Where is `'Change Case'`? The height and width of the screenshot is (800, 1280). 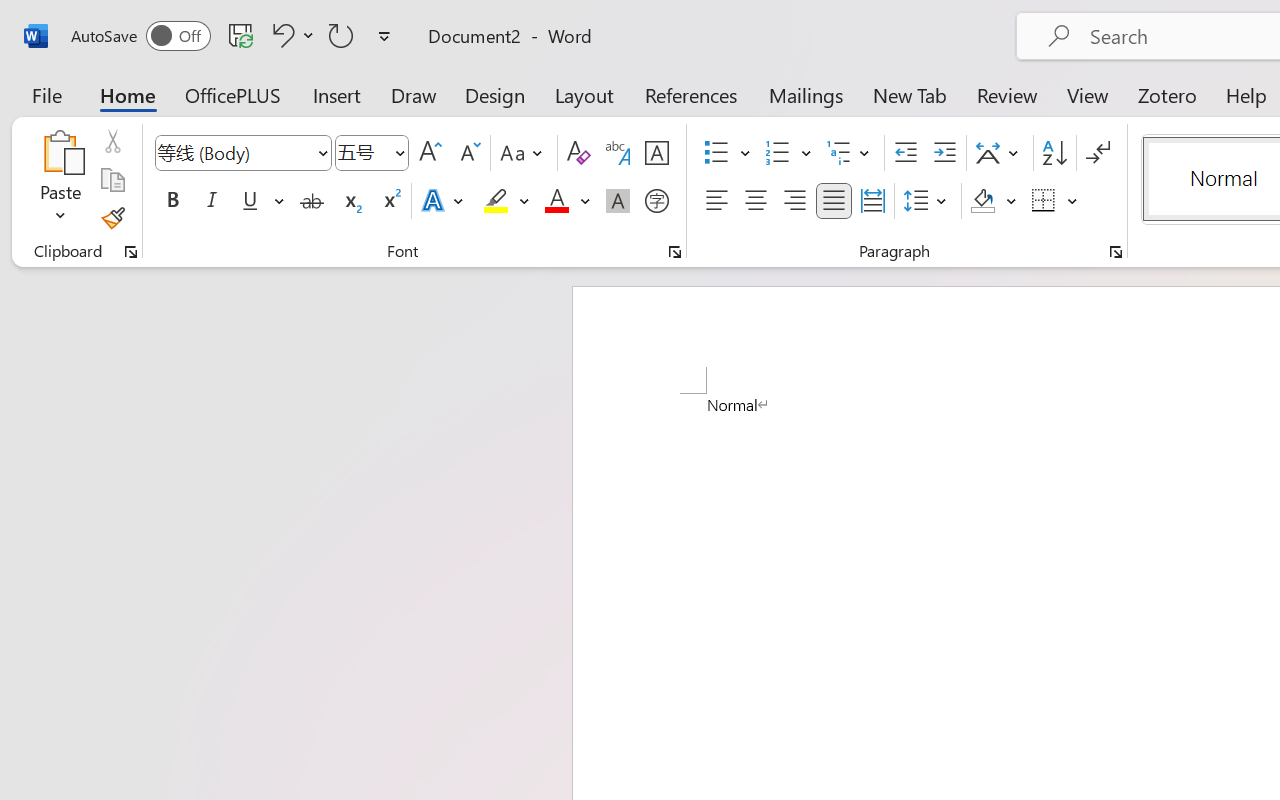 'Change Case' is located at coordinates (524, 153).